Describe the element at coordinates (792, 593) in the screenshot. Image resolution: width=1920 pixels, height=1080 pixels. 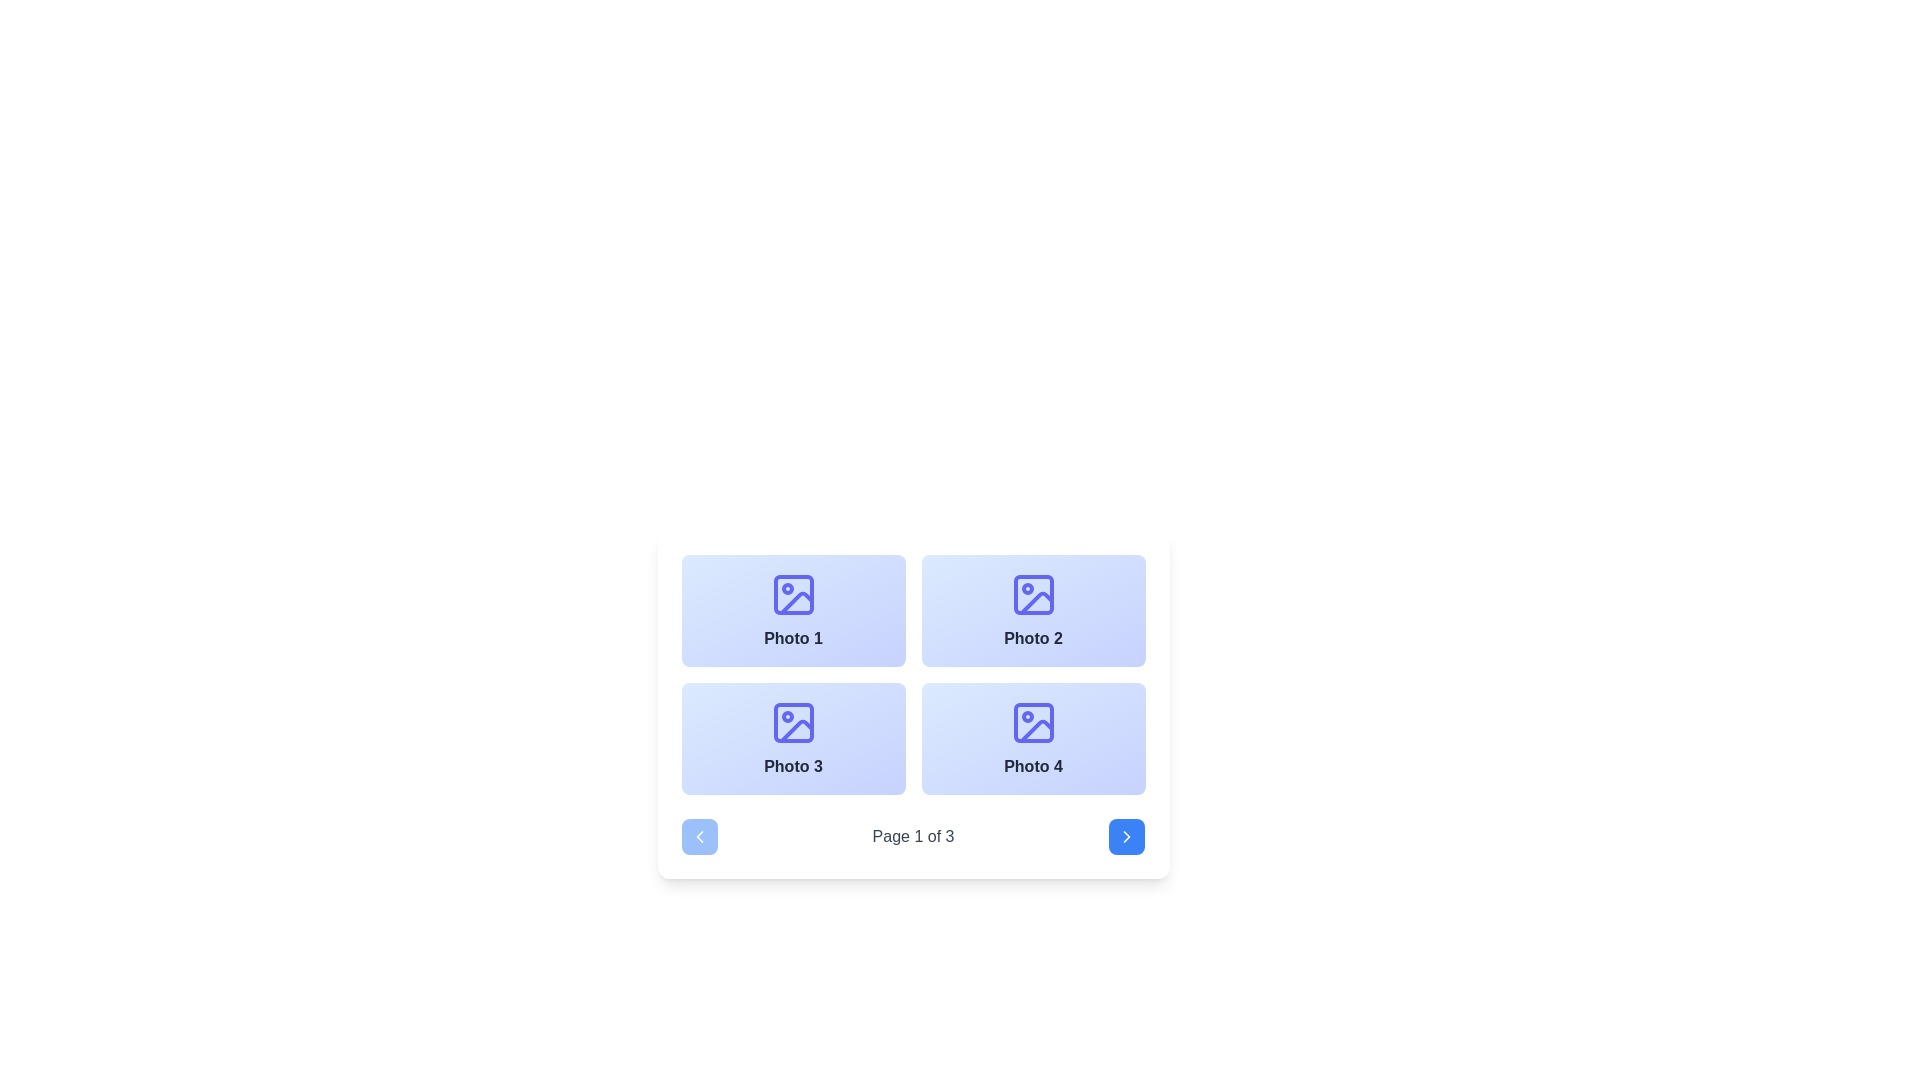
I see `the small rectangular decorative shape within the photo icon labeled 'Photo 1', located in the top-left corner of a 2x2 grid layout` at that location.